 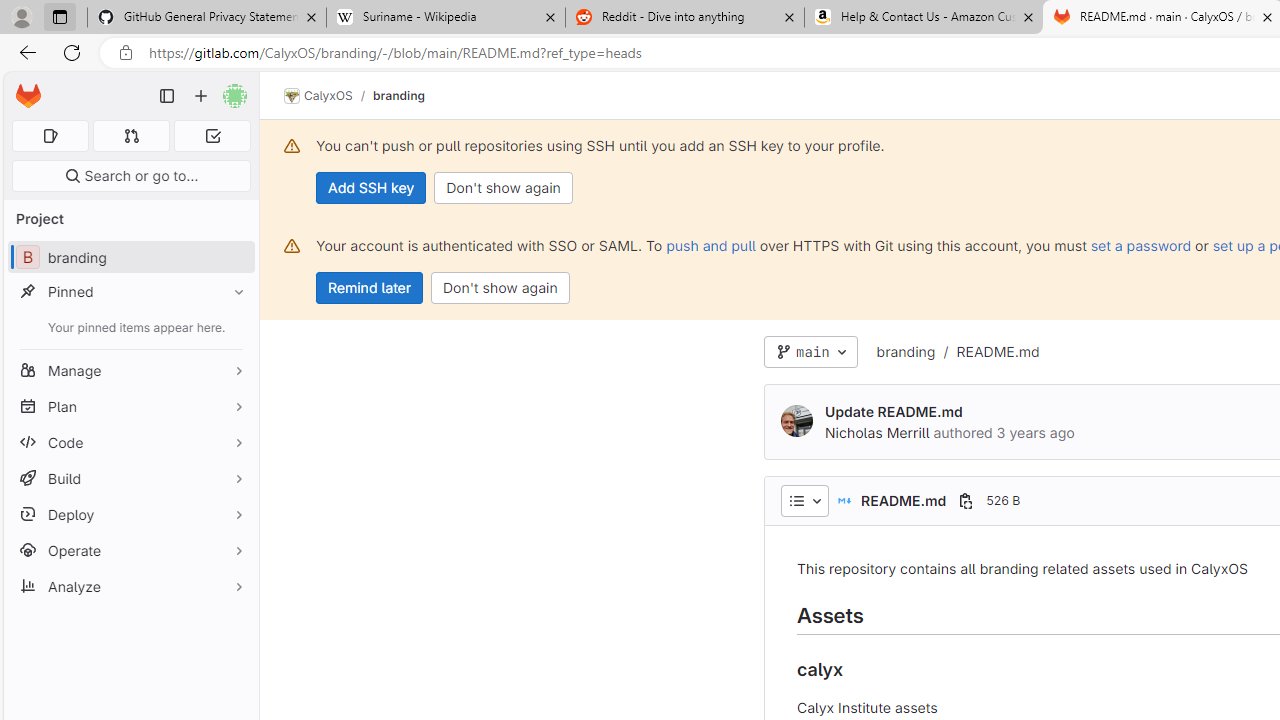 What do you see at coordinates (130, 405) in the screenshot?
I see `'Plan'` at bounding box center [130, 405].